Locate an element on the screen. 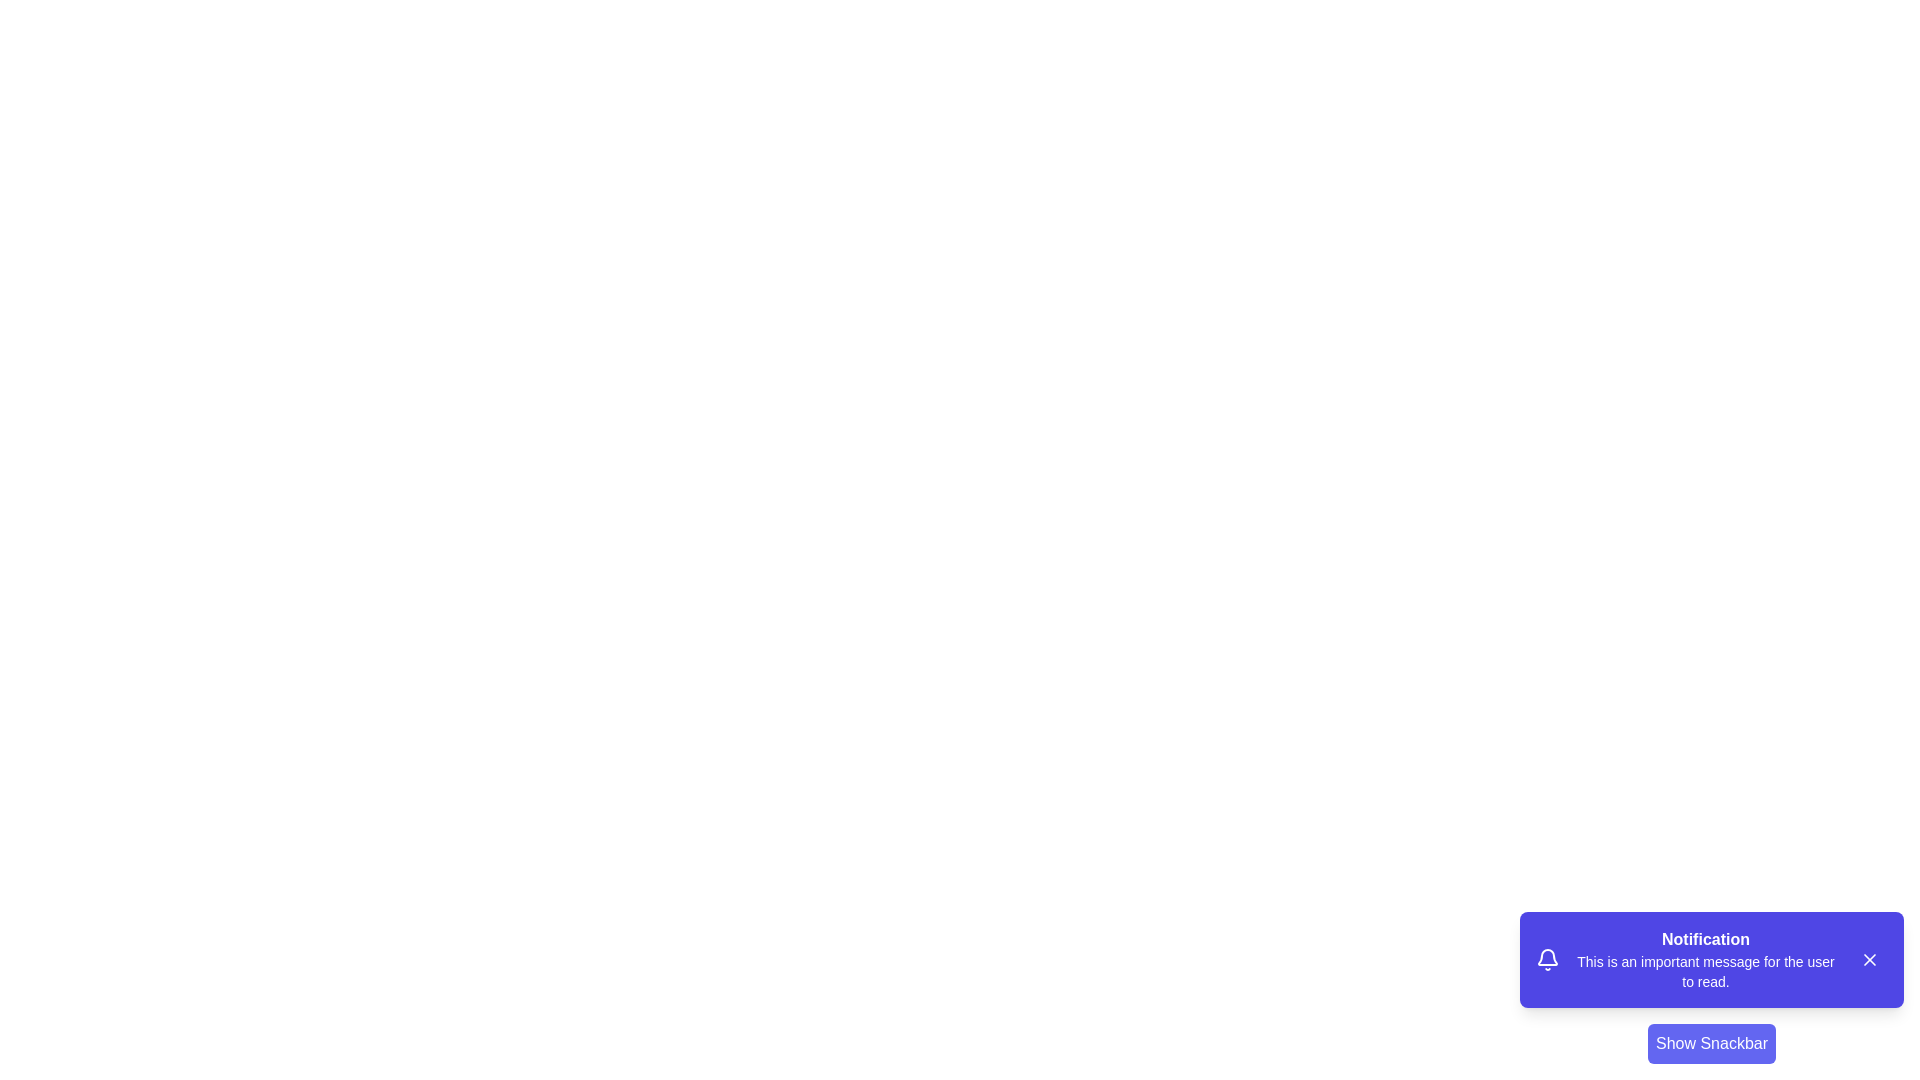 The width and height of the screenshot is (1920, 1080). the close (dismiss) action button, which is an SVG graphic located in the top-right corner of the purple notification element to trigger a visual response is located at coordinates (1869, 959).